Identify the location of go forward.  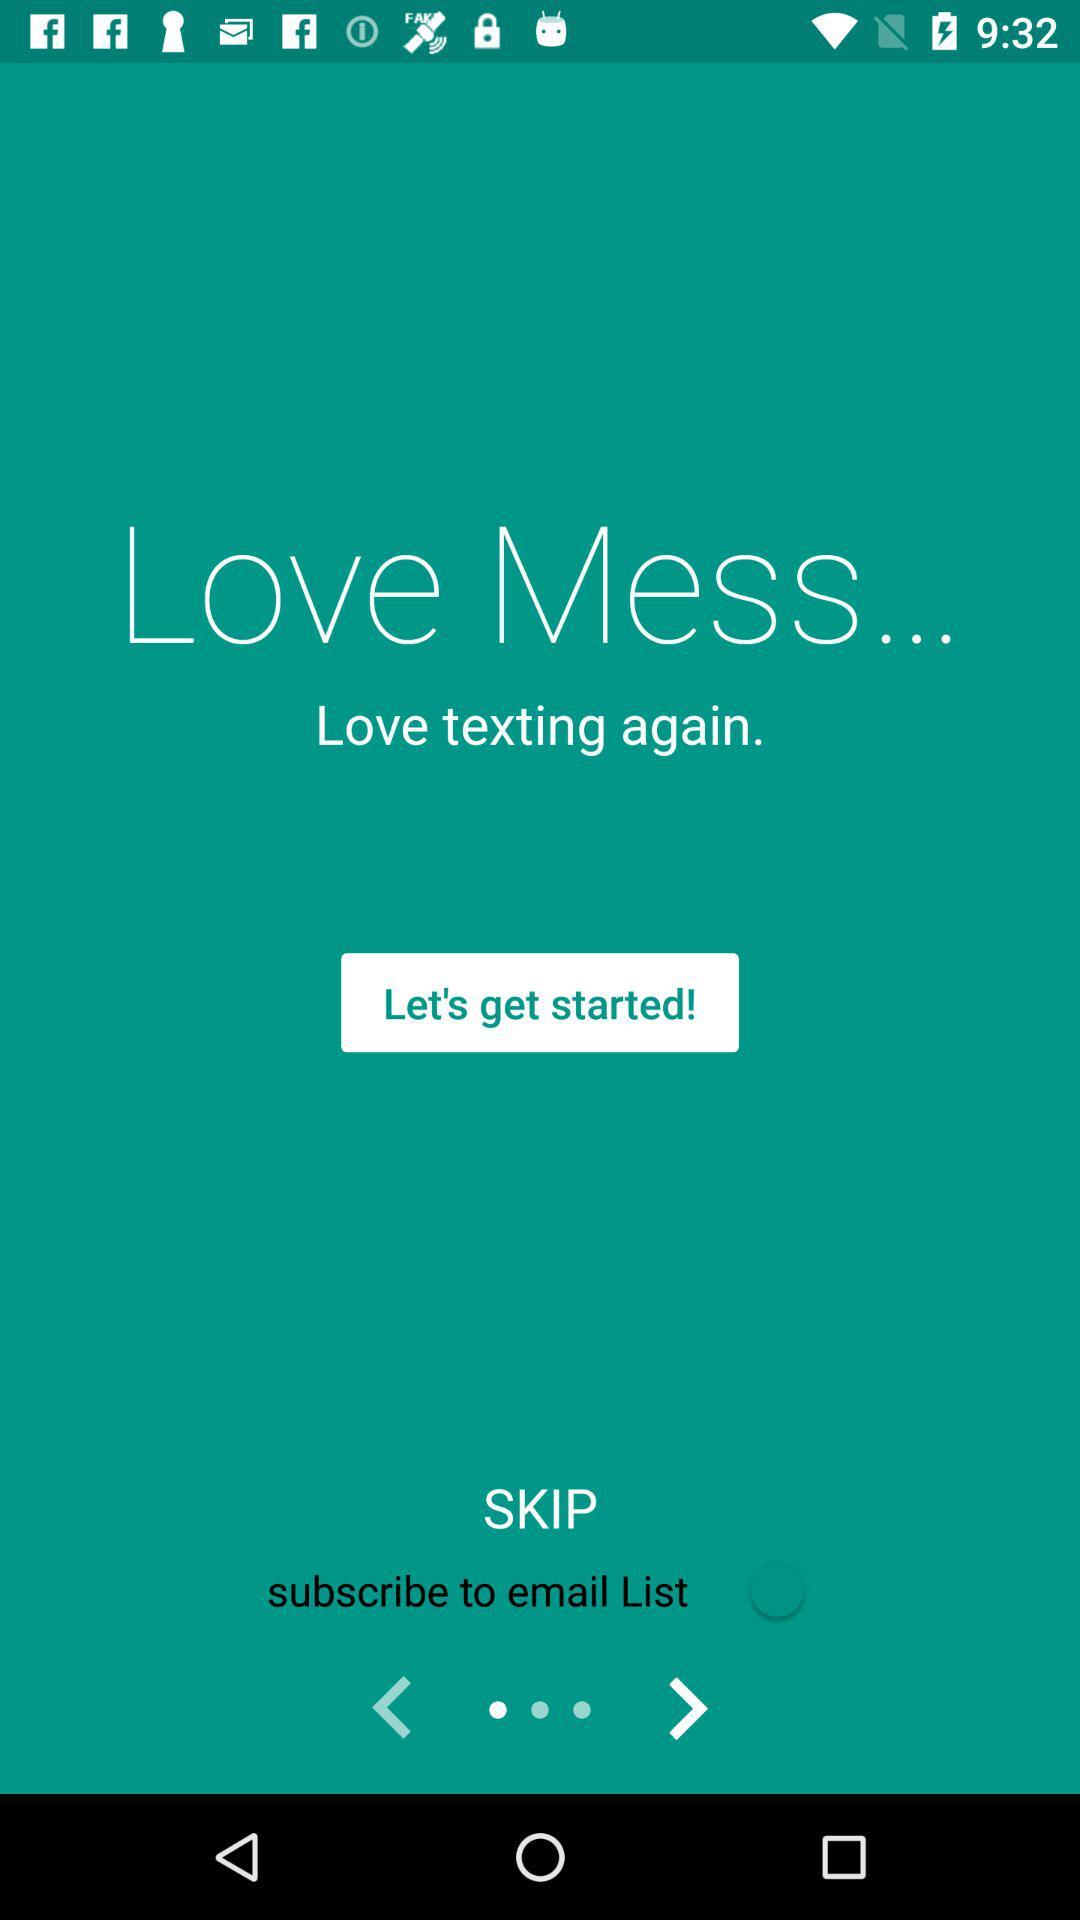
(685, 1708).